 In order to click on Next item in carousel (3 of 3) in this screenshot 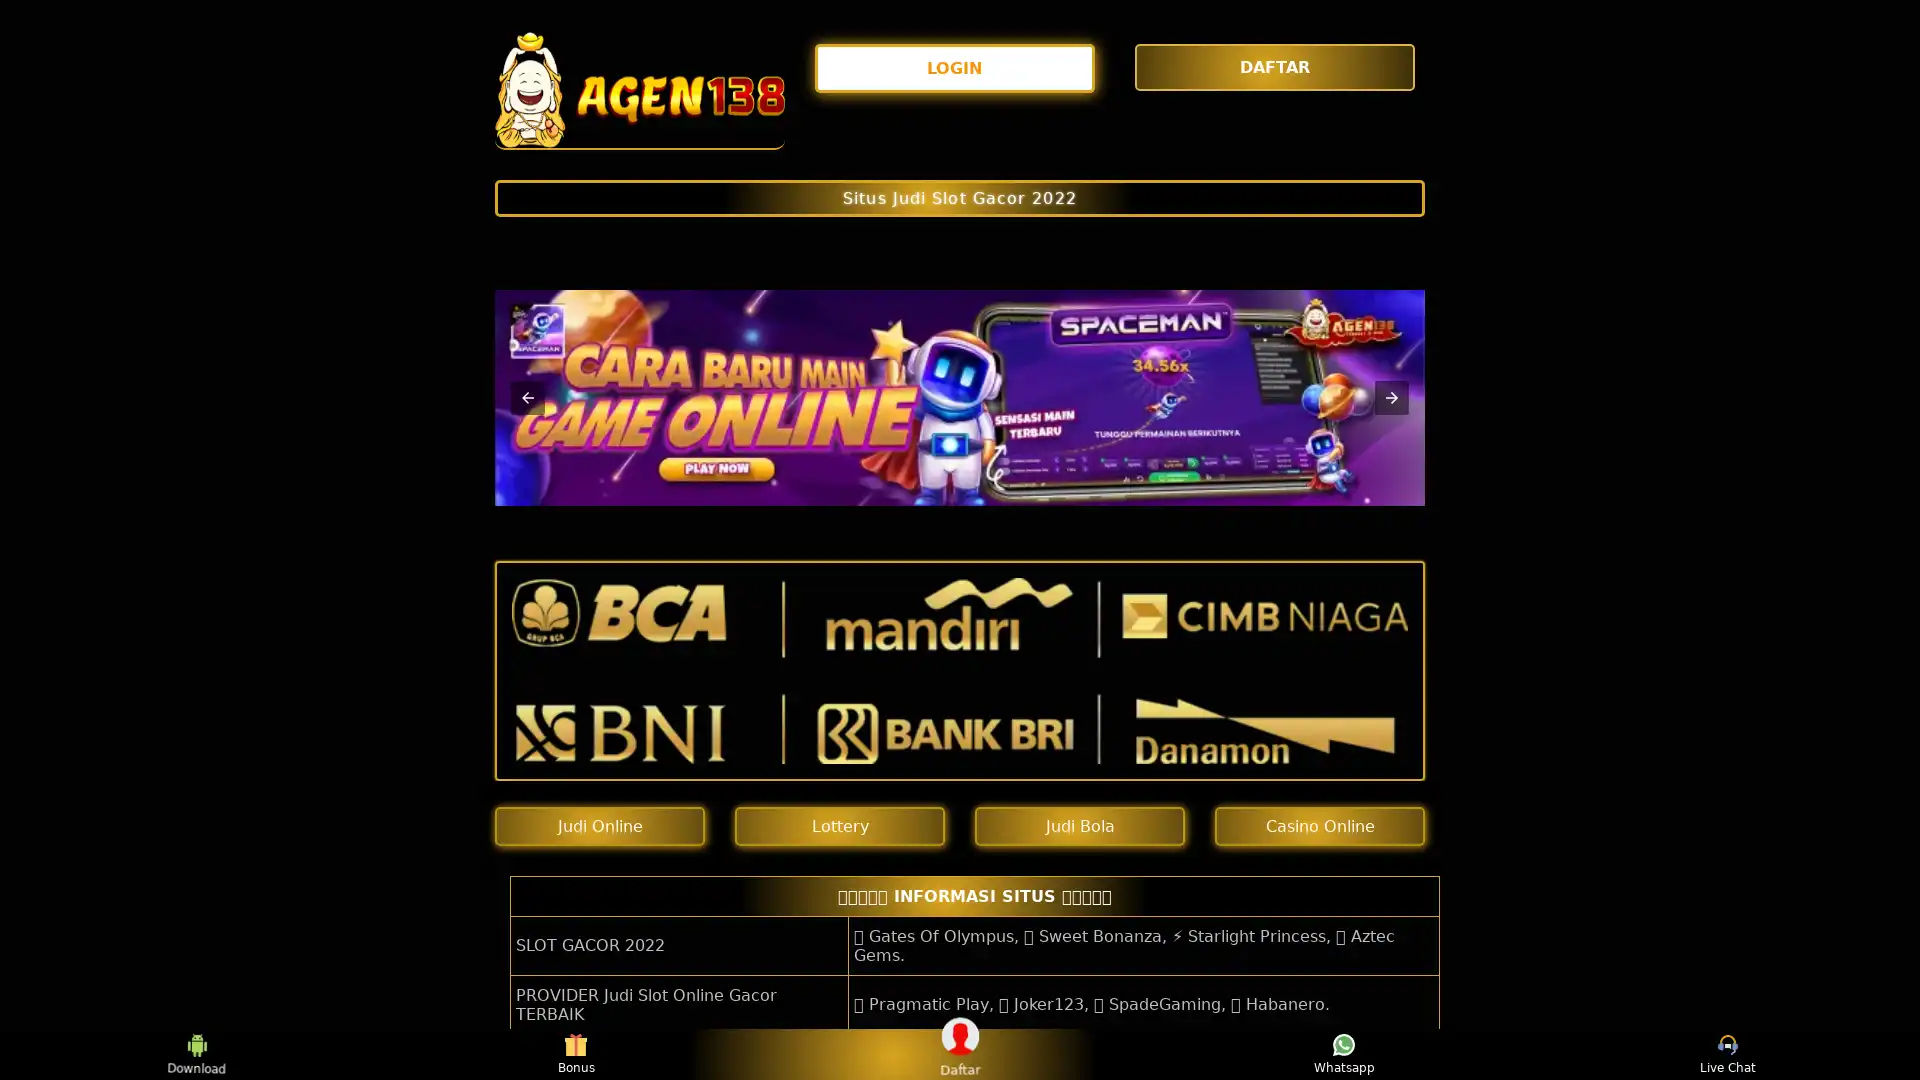, I will do `click(1391, 397)`.